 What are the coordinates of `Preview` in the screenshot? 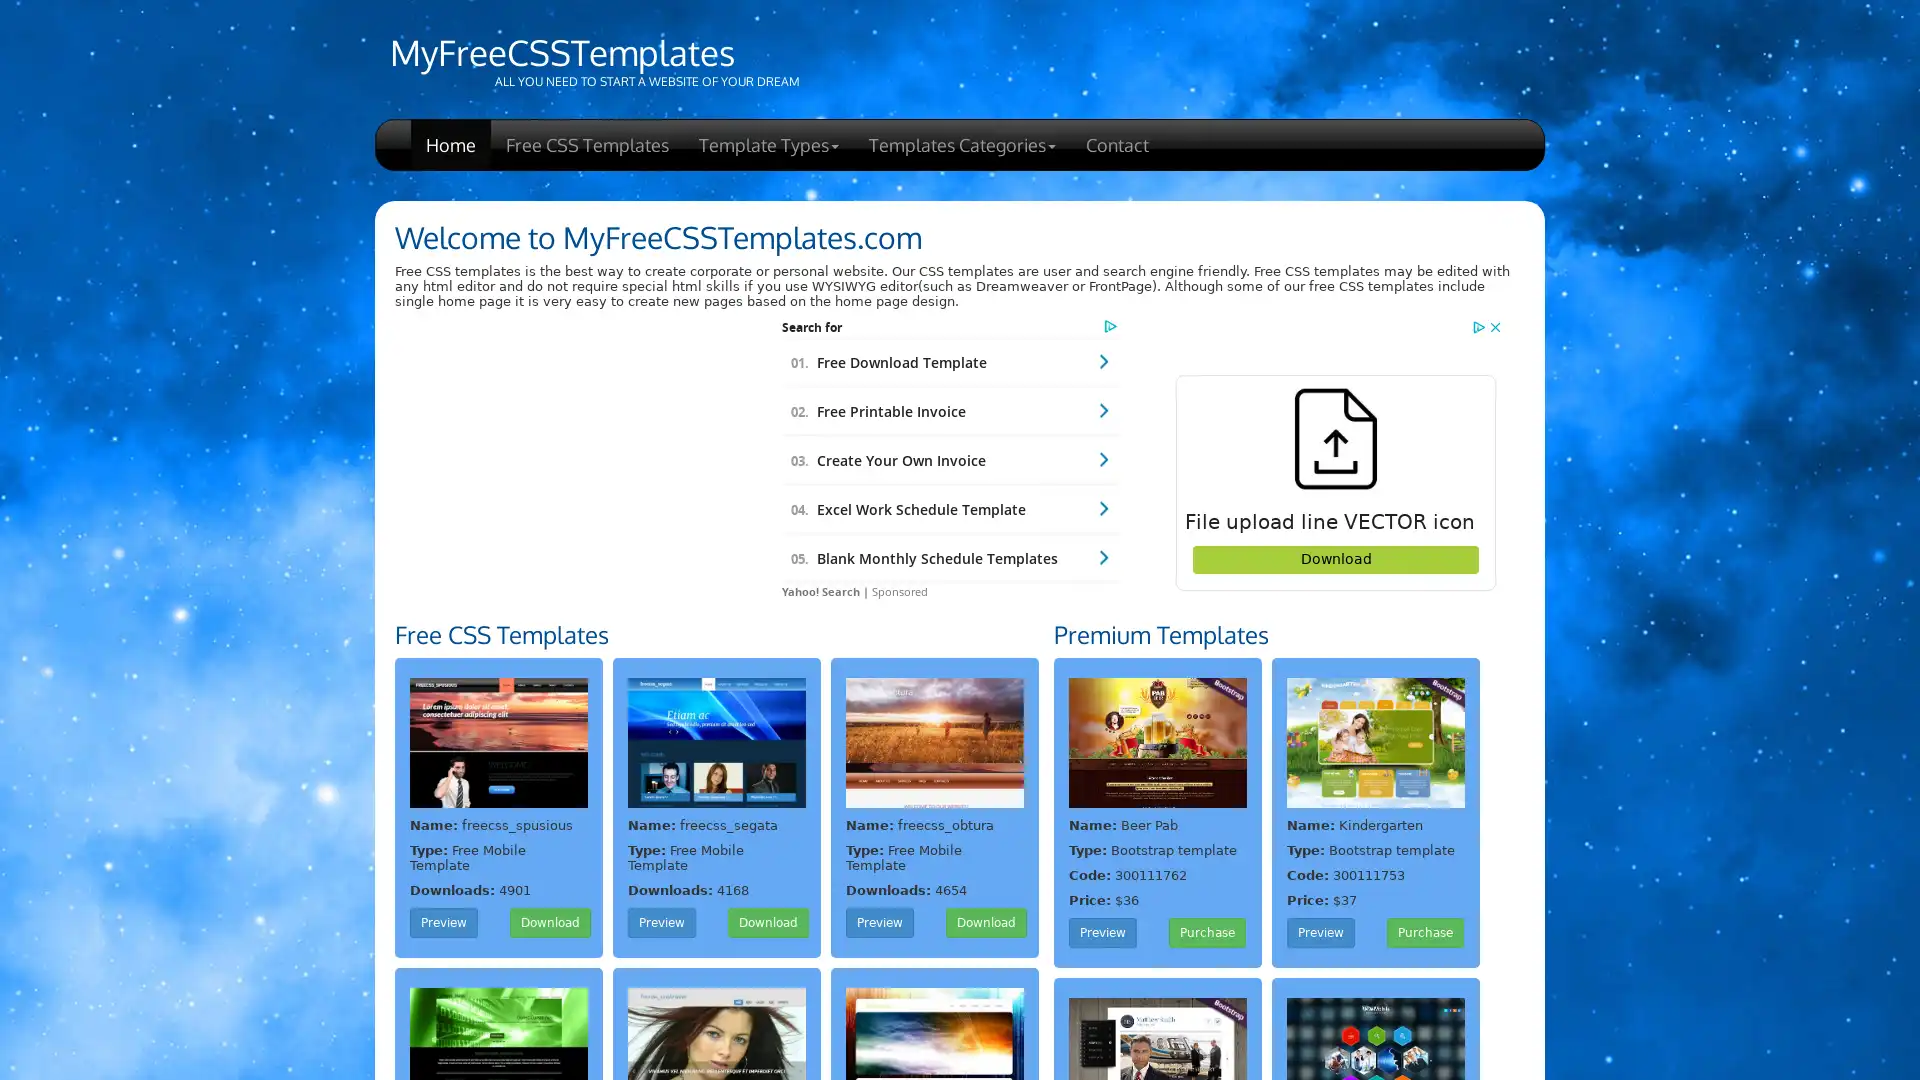 It's located at (1320, 933).